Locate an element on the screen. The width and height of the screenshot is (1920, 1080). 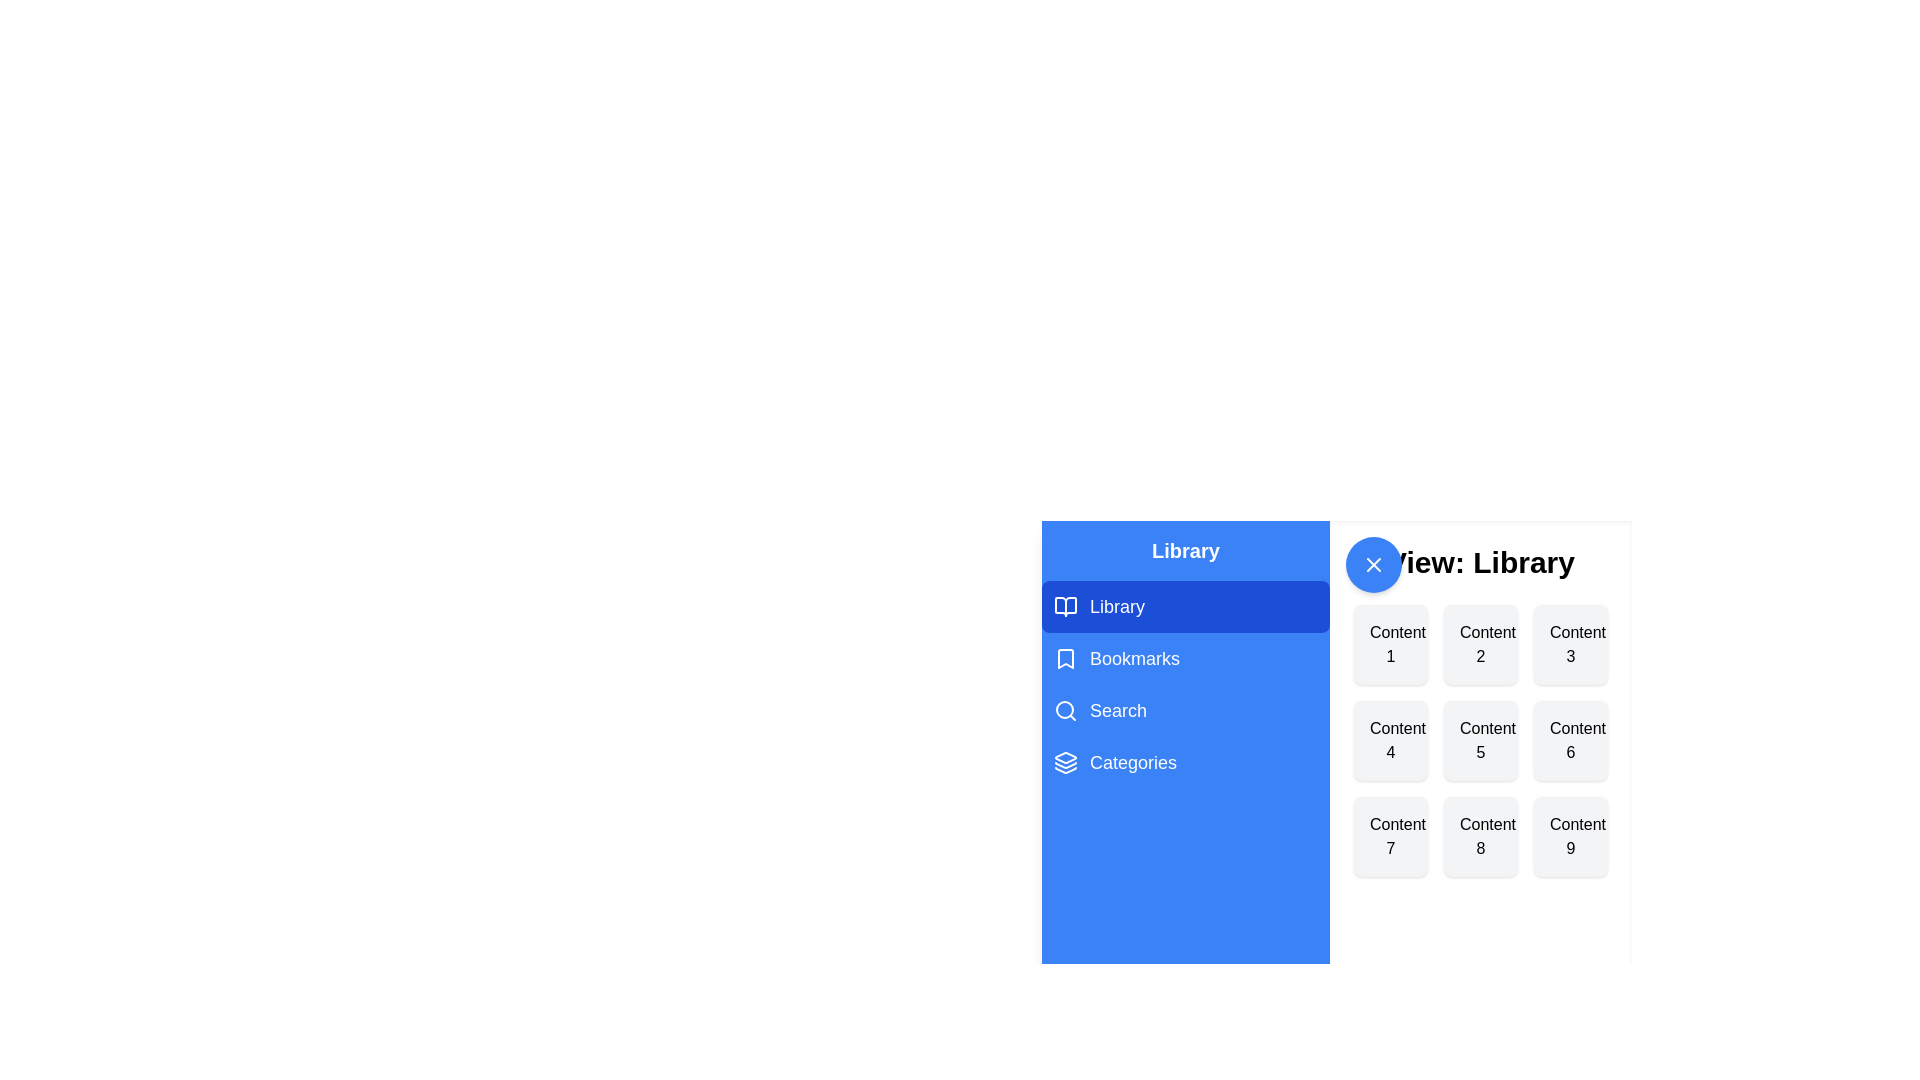
the section Categories from the sidebar menu is located at coordinates (1185, 763).